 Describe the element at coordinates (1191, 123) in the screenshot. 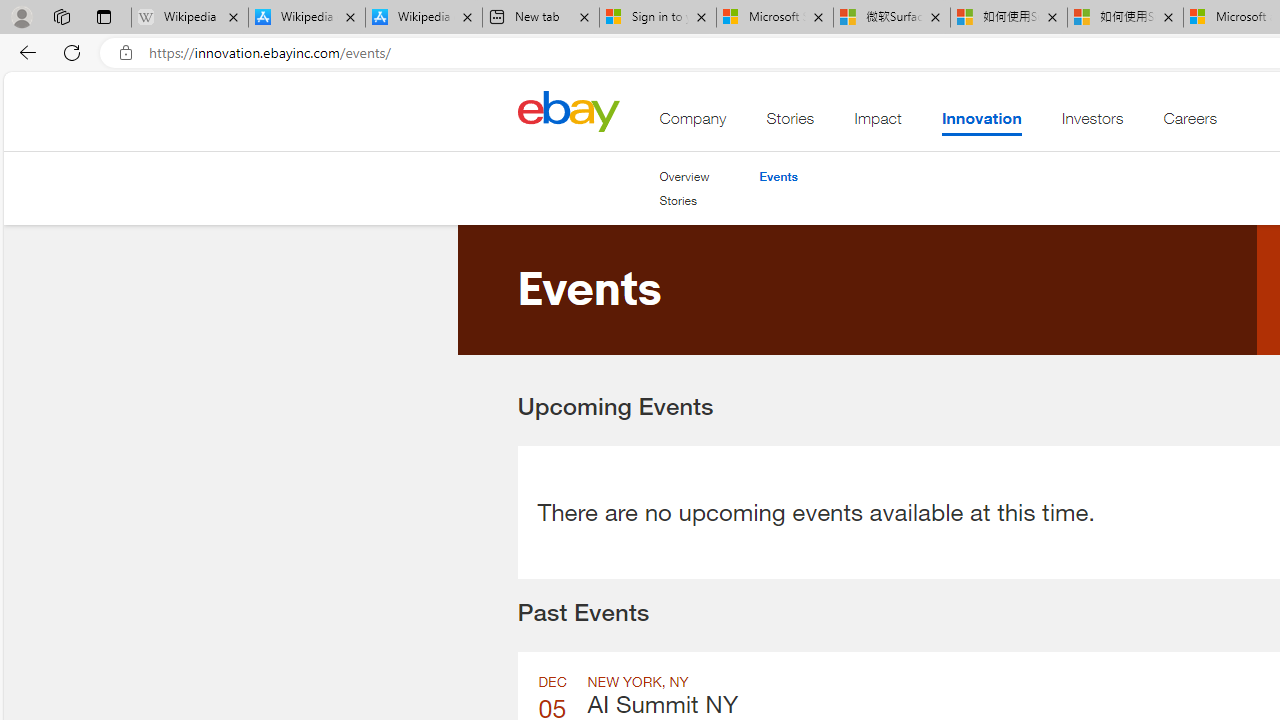

I see `'Careers'` at that location.